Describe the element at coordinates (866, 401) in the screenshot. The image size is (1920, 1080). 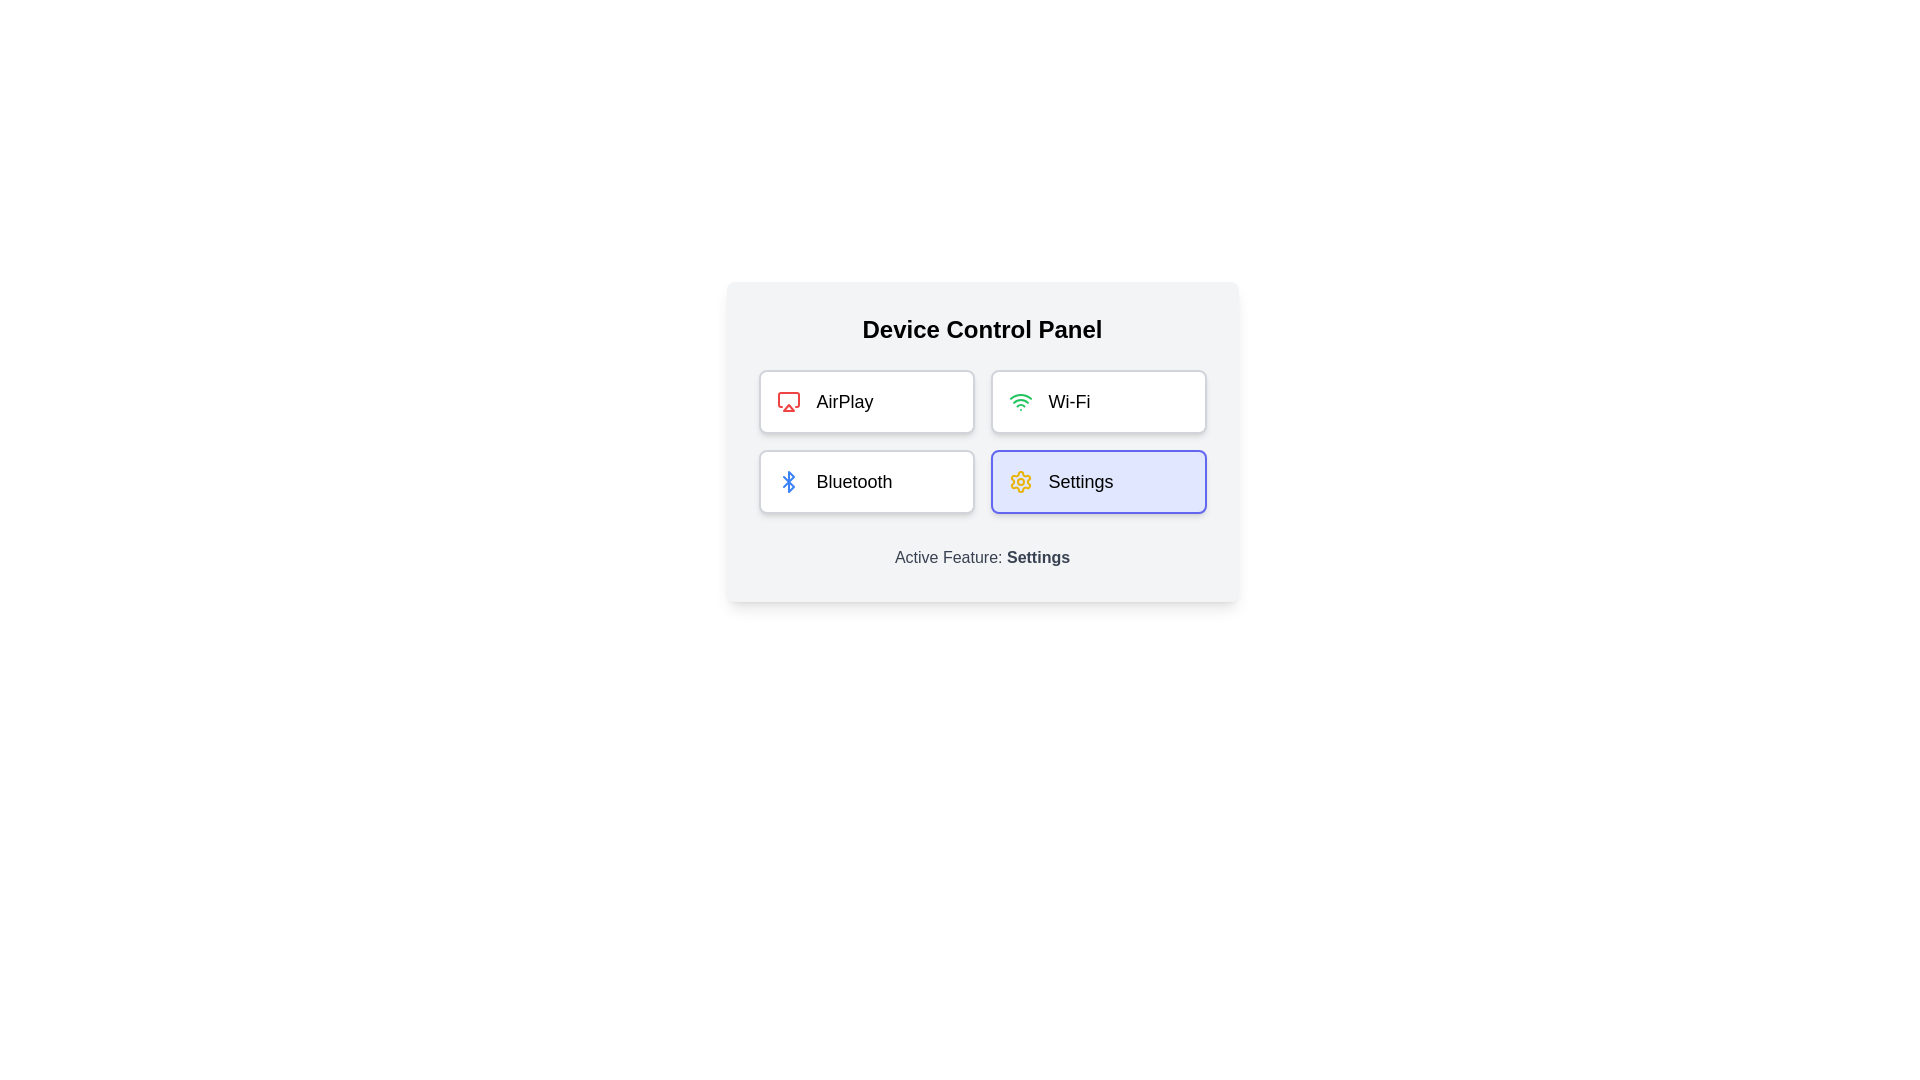
I see `the feature button AirPlay to view its hover effect` at that location.